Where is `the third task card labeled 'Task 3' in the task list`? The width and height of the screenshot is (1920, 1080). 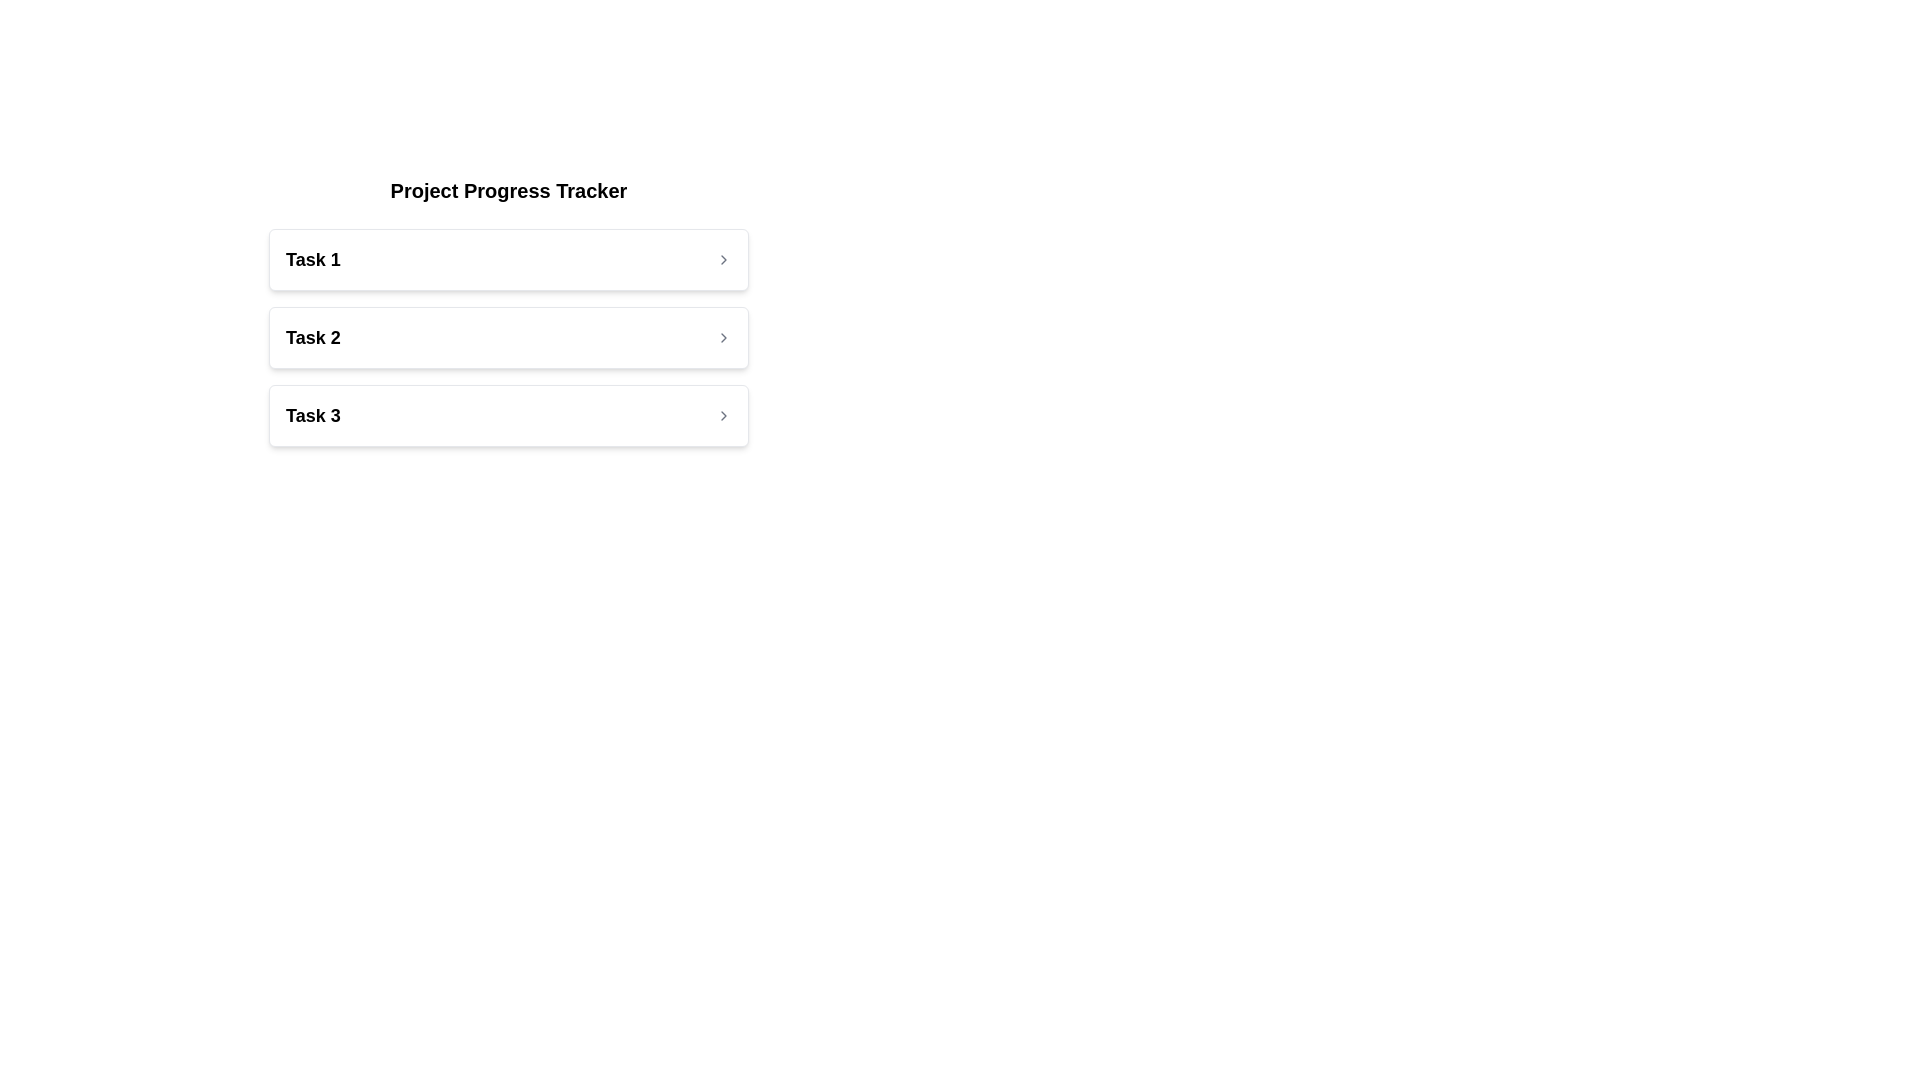 the third task card labeled 'Task 3' in the task list is located at coordinates (508, 415).